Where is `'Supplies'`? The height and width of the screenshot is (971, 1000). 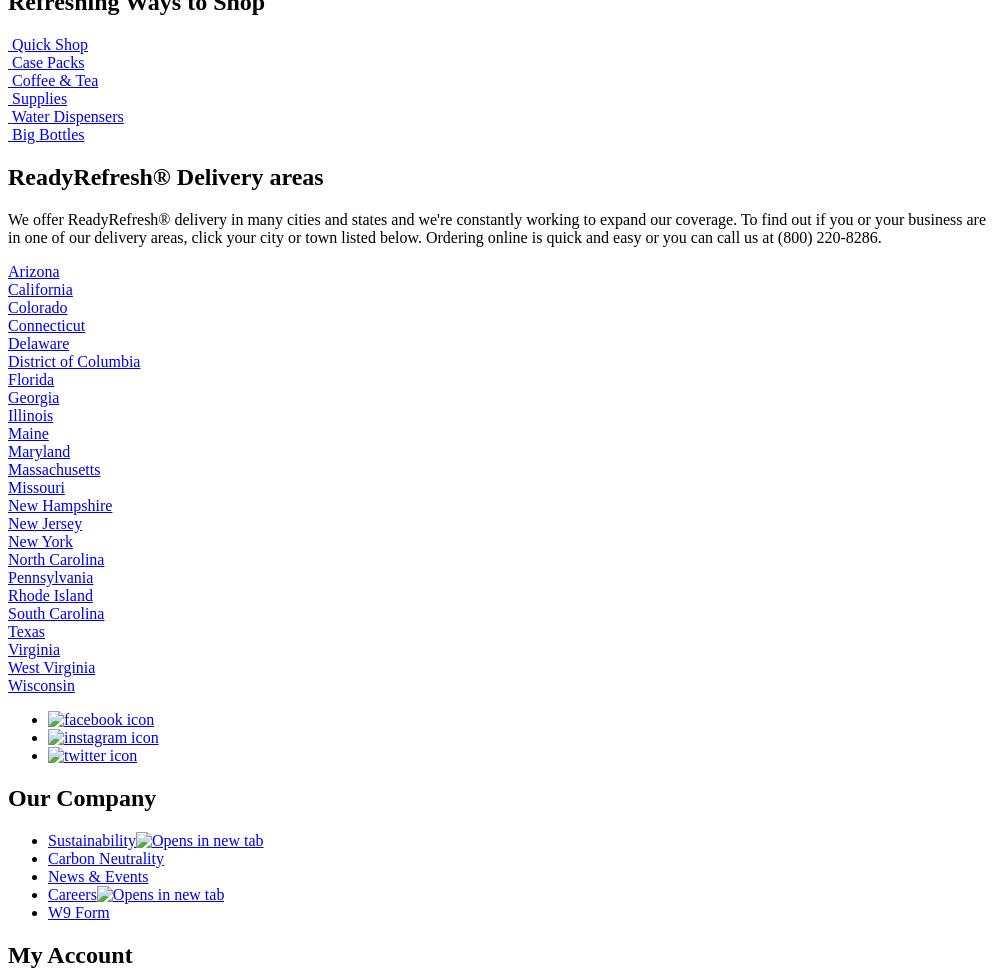 'Supplies' is located at coordinates (12, 97).